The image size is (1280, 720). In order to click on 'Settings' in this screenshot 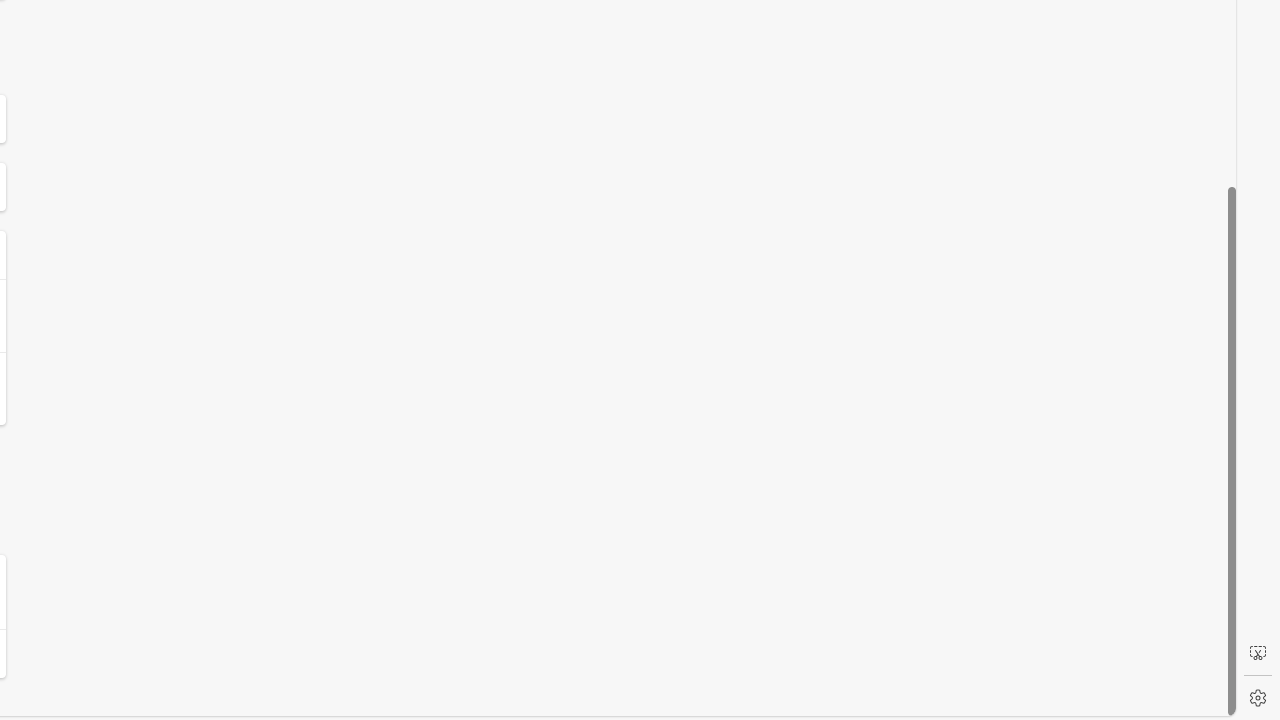, I will do `click(1256, 696)`.